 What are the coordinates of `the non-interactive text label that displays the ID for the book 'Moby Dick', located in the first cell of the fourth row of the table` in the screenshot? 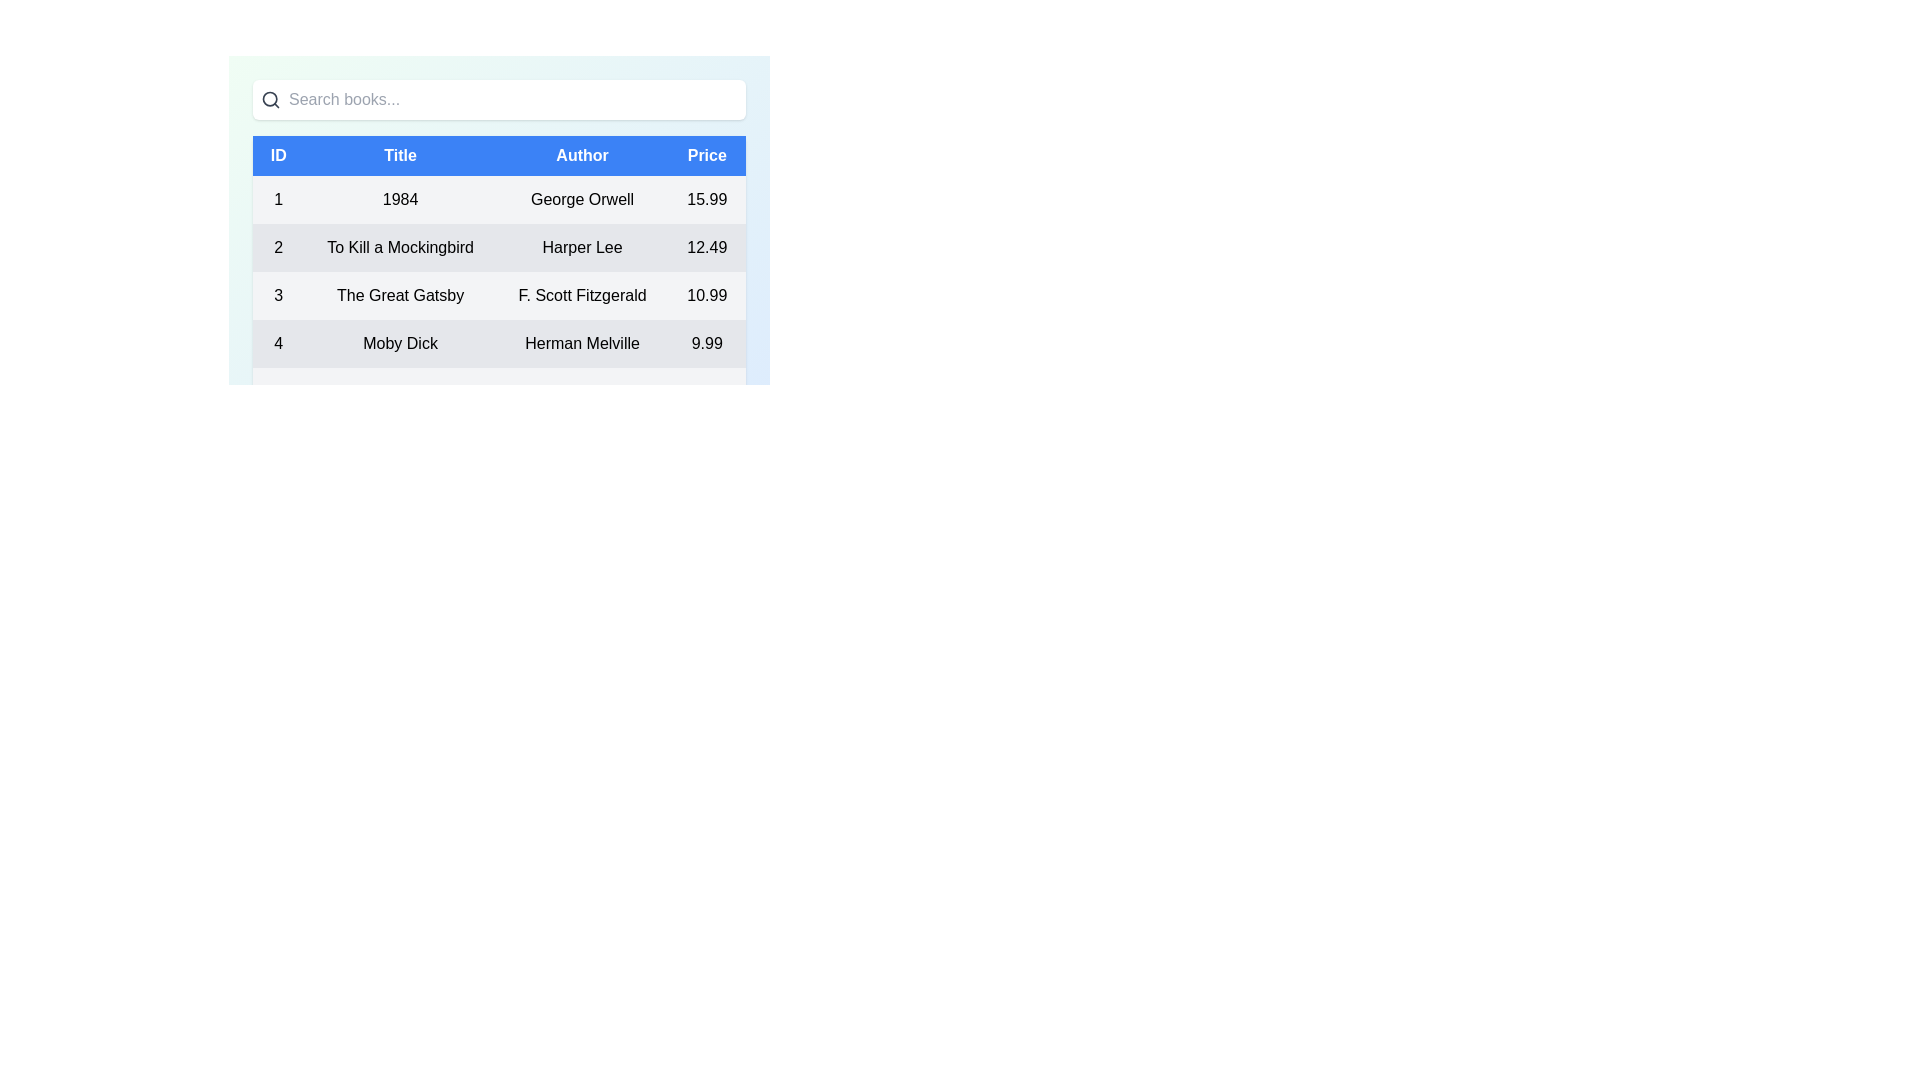 It's located at (277, 342).